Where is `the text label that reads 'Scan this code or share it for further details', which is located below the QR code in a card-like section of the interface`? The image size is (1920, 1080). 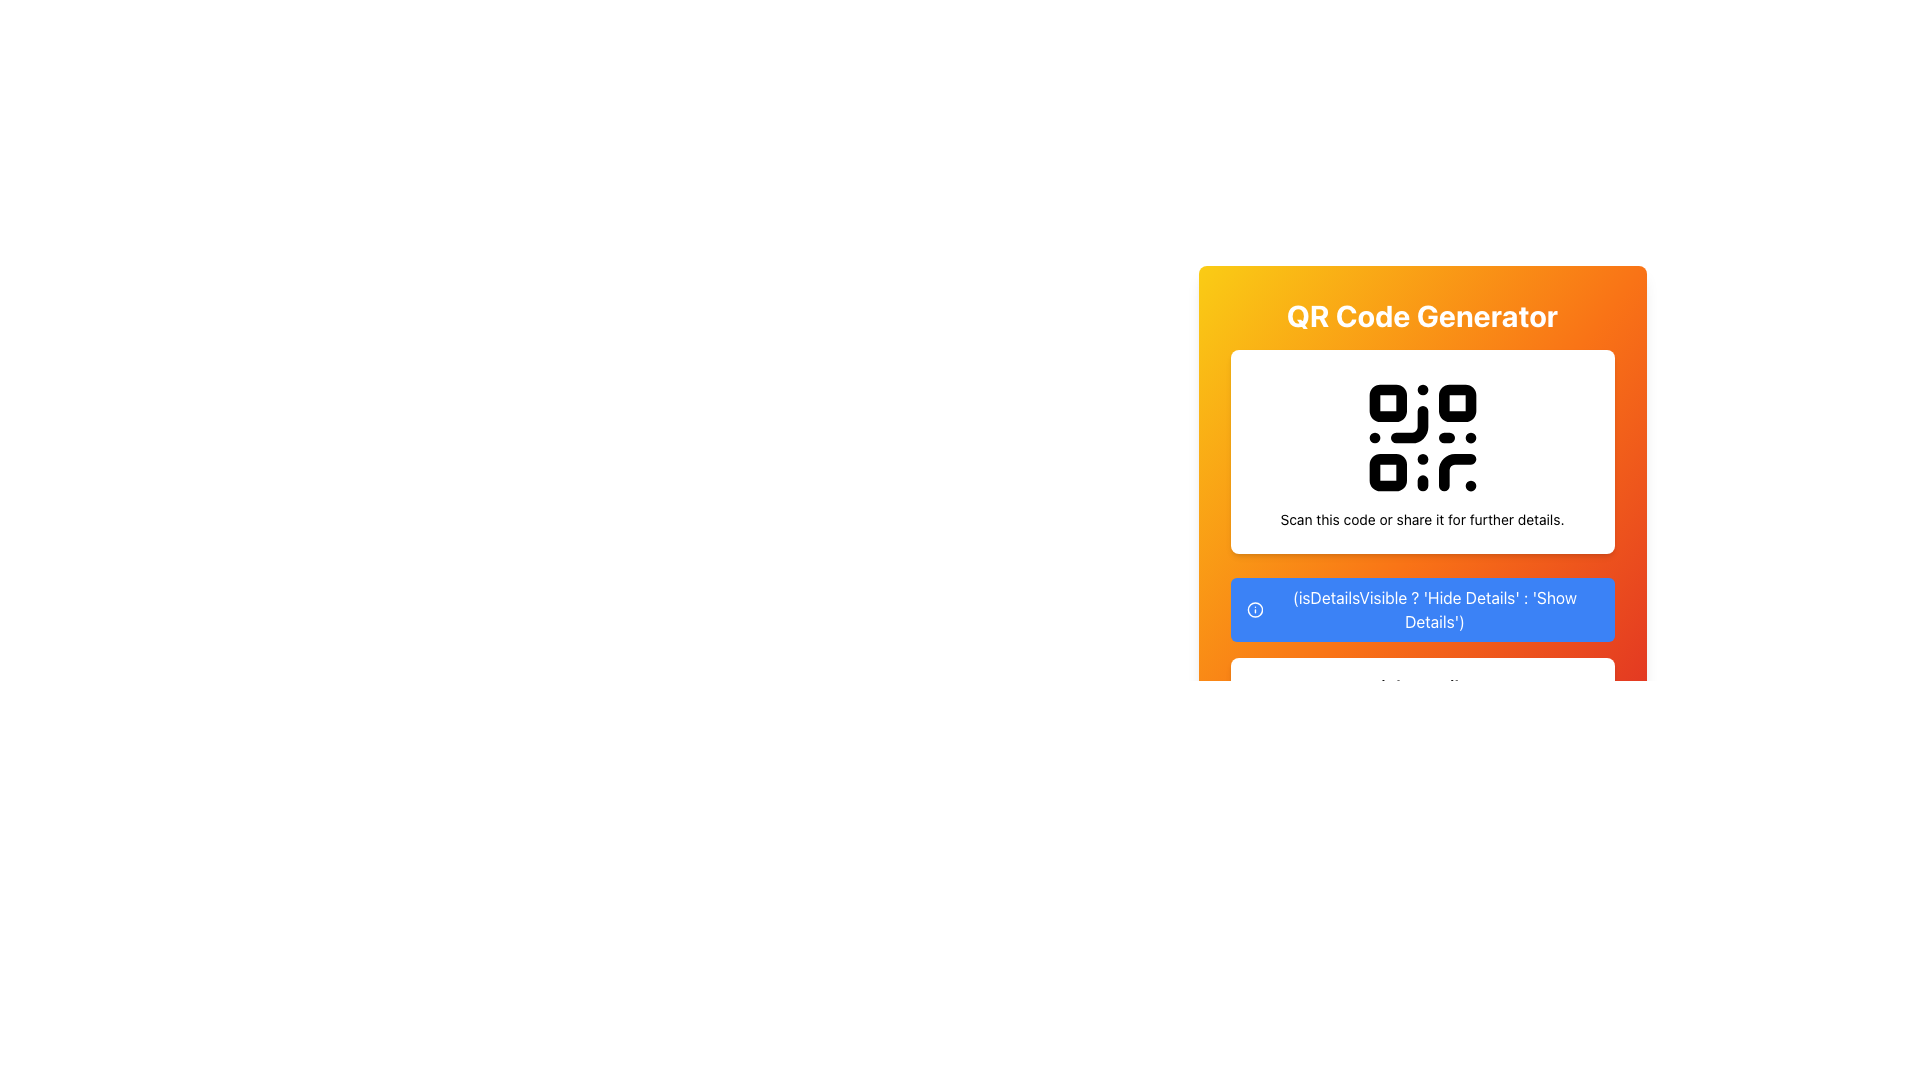
the text label that reads 'Scan this code or share it for further details', which is located below the QR code in a card-like section of the interface is located at coordinates (1421, 519).